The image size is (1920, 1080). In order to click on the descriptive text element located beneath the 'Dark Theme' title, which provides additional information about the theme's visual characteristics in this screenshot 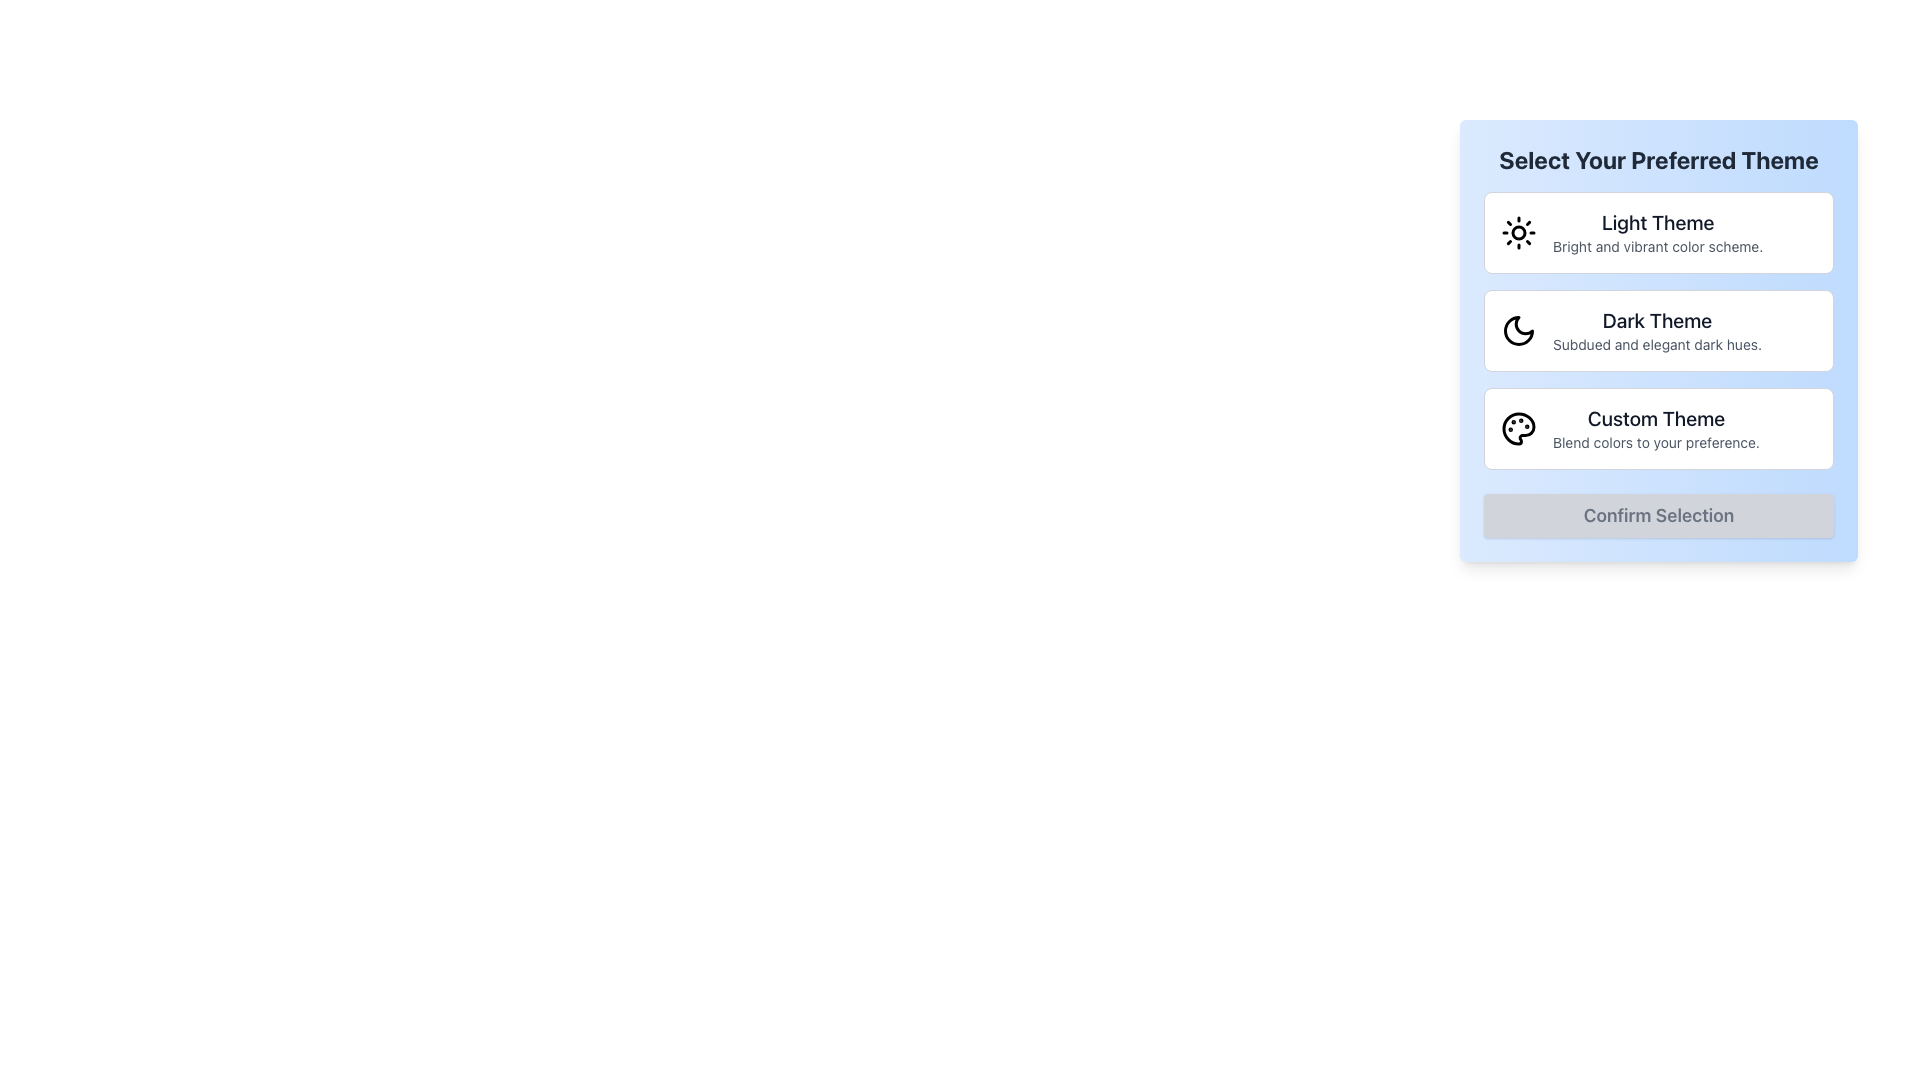, I will do `click(1657, 343)`.